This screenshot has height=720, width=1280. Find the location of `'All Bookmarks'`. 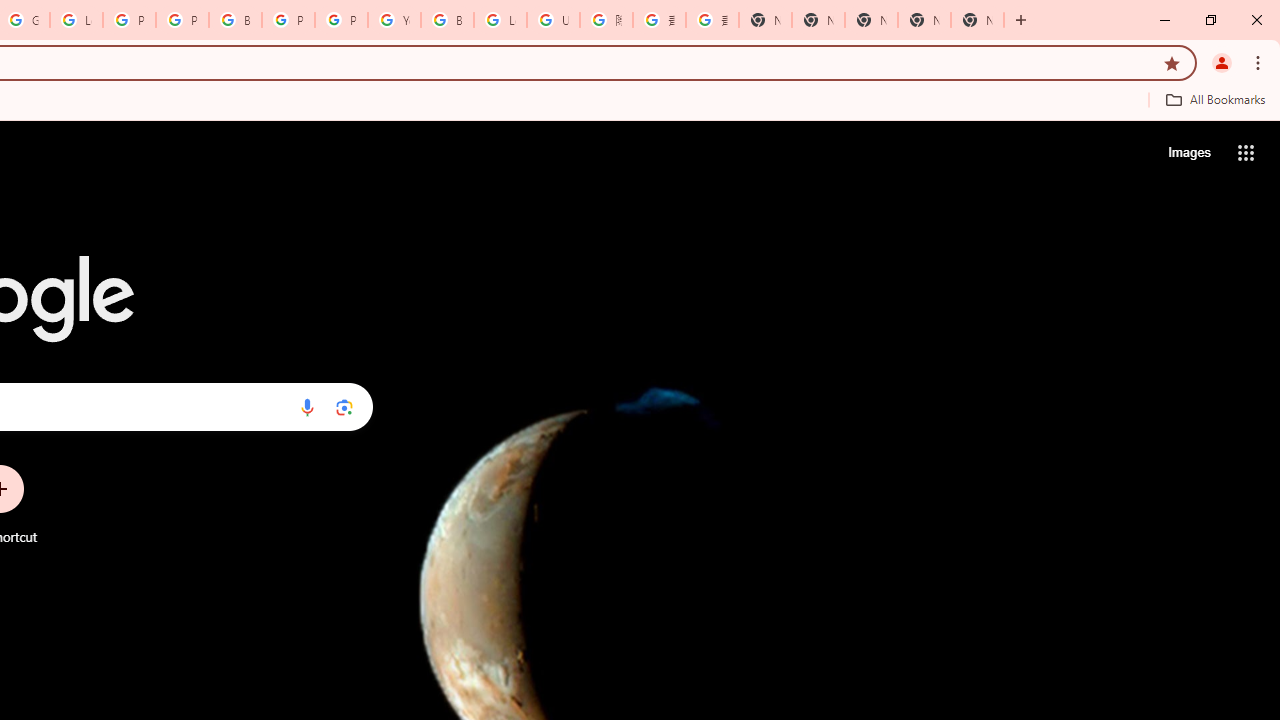

'All Bookmarks' is located at coordinates (1214, 99).